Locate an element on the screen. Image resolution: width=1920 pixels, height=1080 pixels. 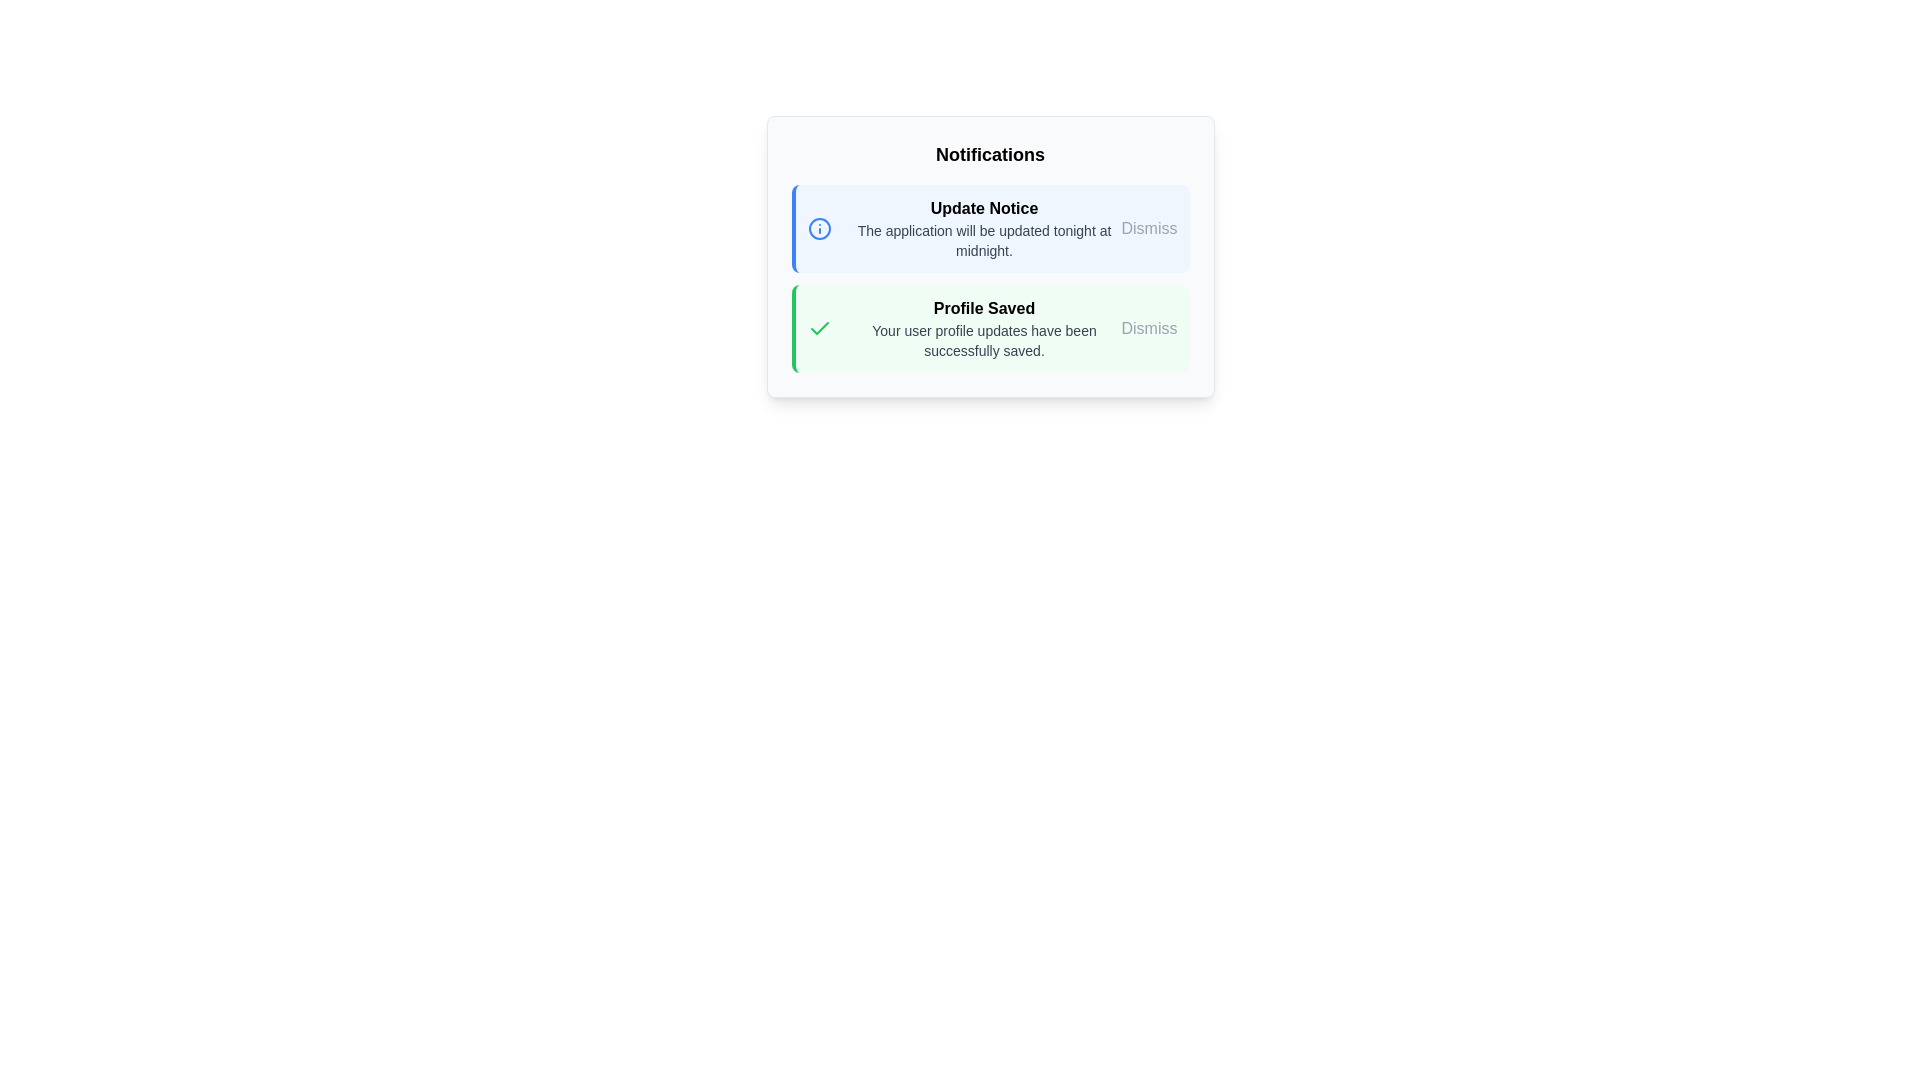
the 'Dismiss' button located at the top-right corner of the green-highlighted 'Profile Saved' notification is located at coordinates (1149, 327).